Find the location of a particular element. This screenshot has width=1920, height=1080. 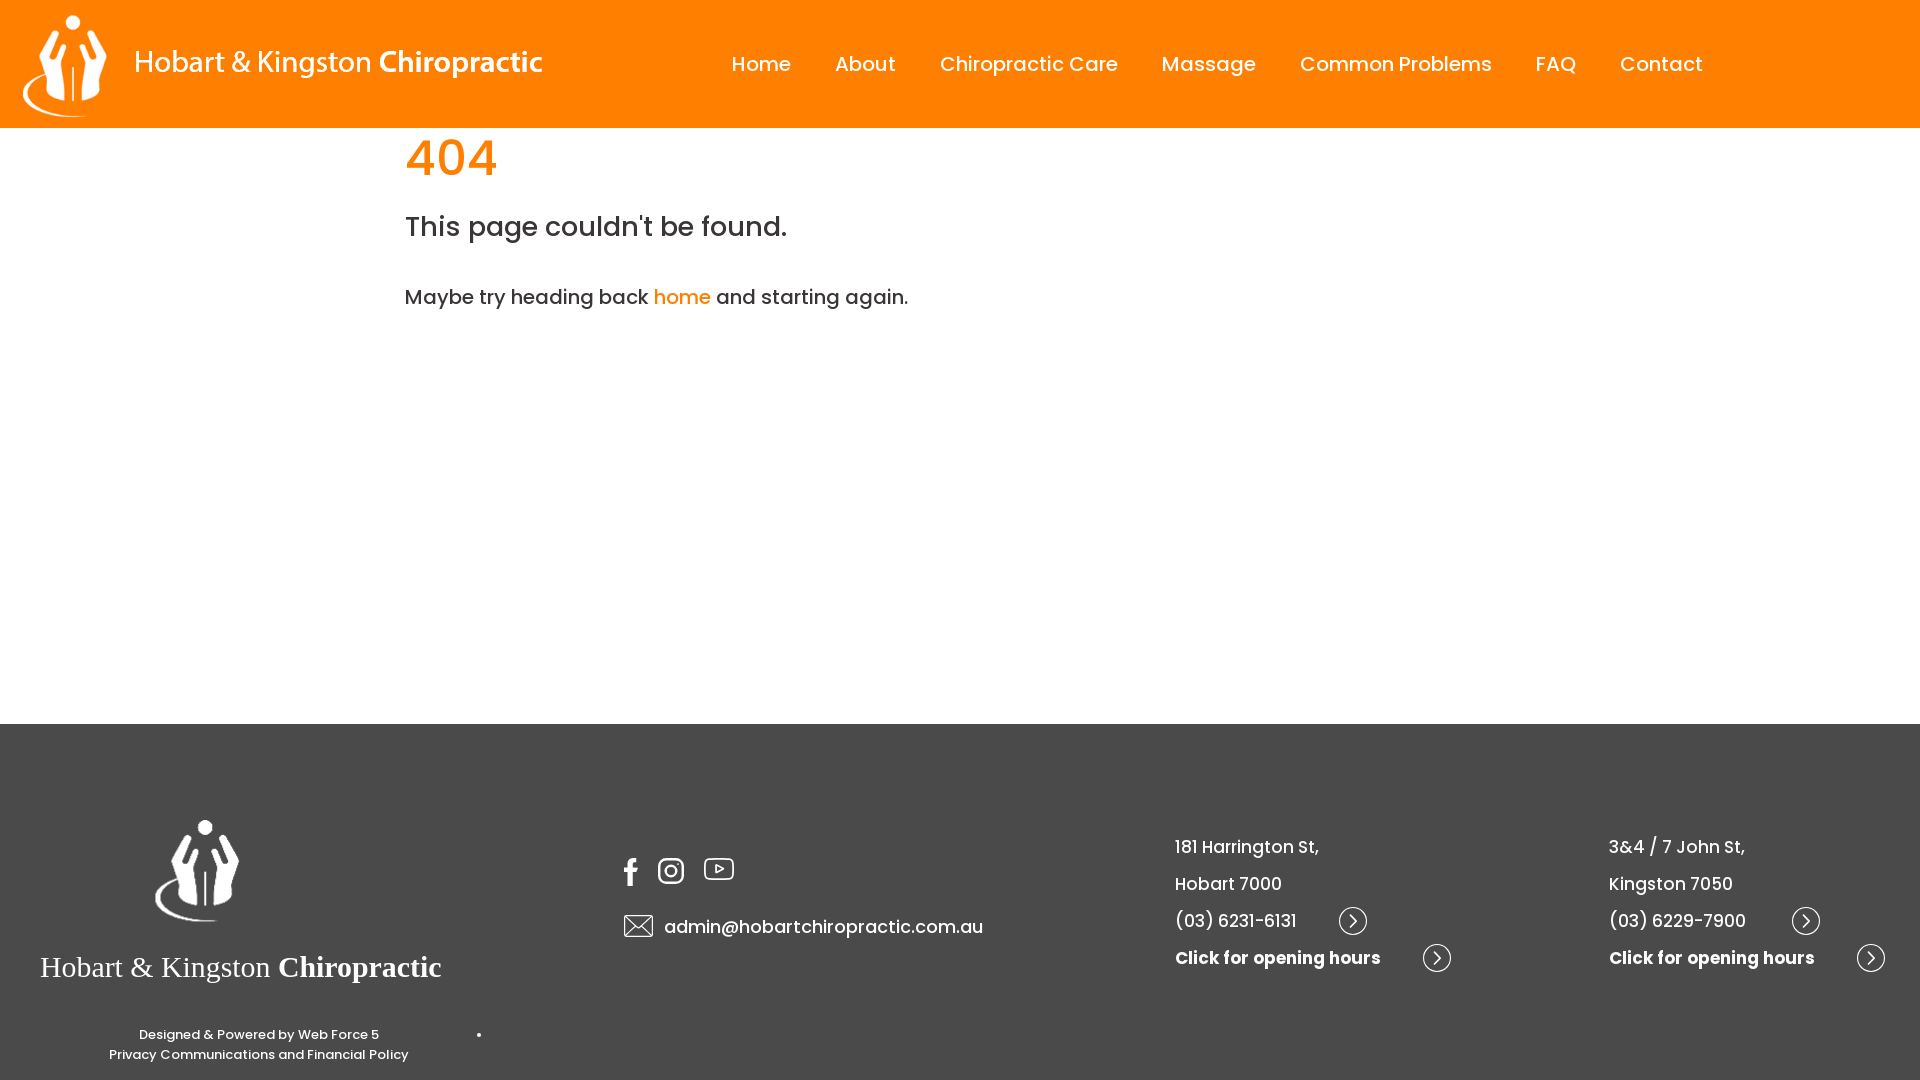

'About' is located at coordinates (865, 63).